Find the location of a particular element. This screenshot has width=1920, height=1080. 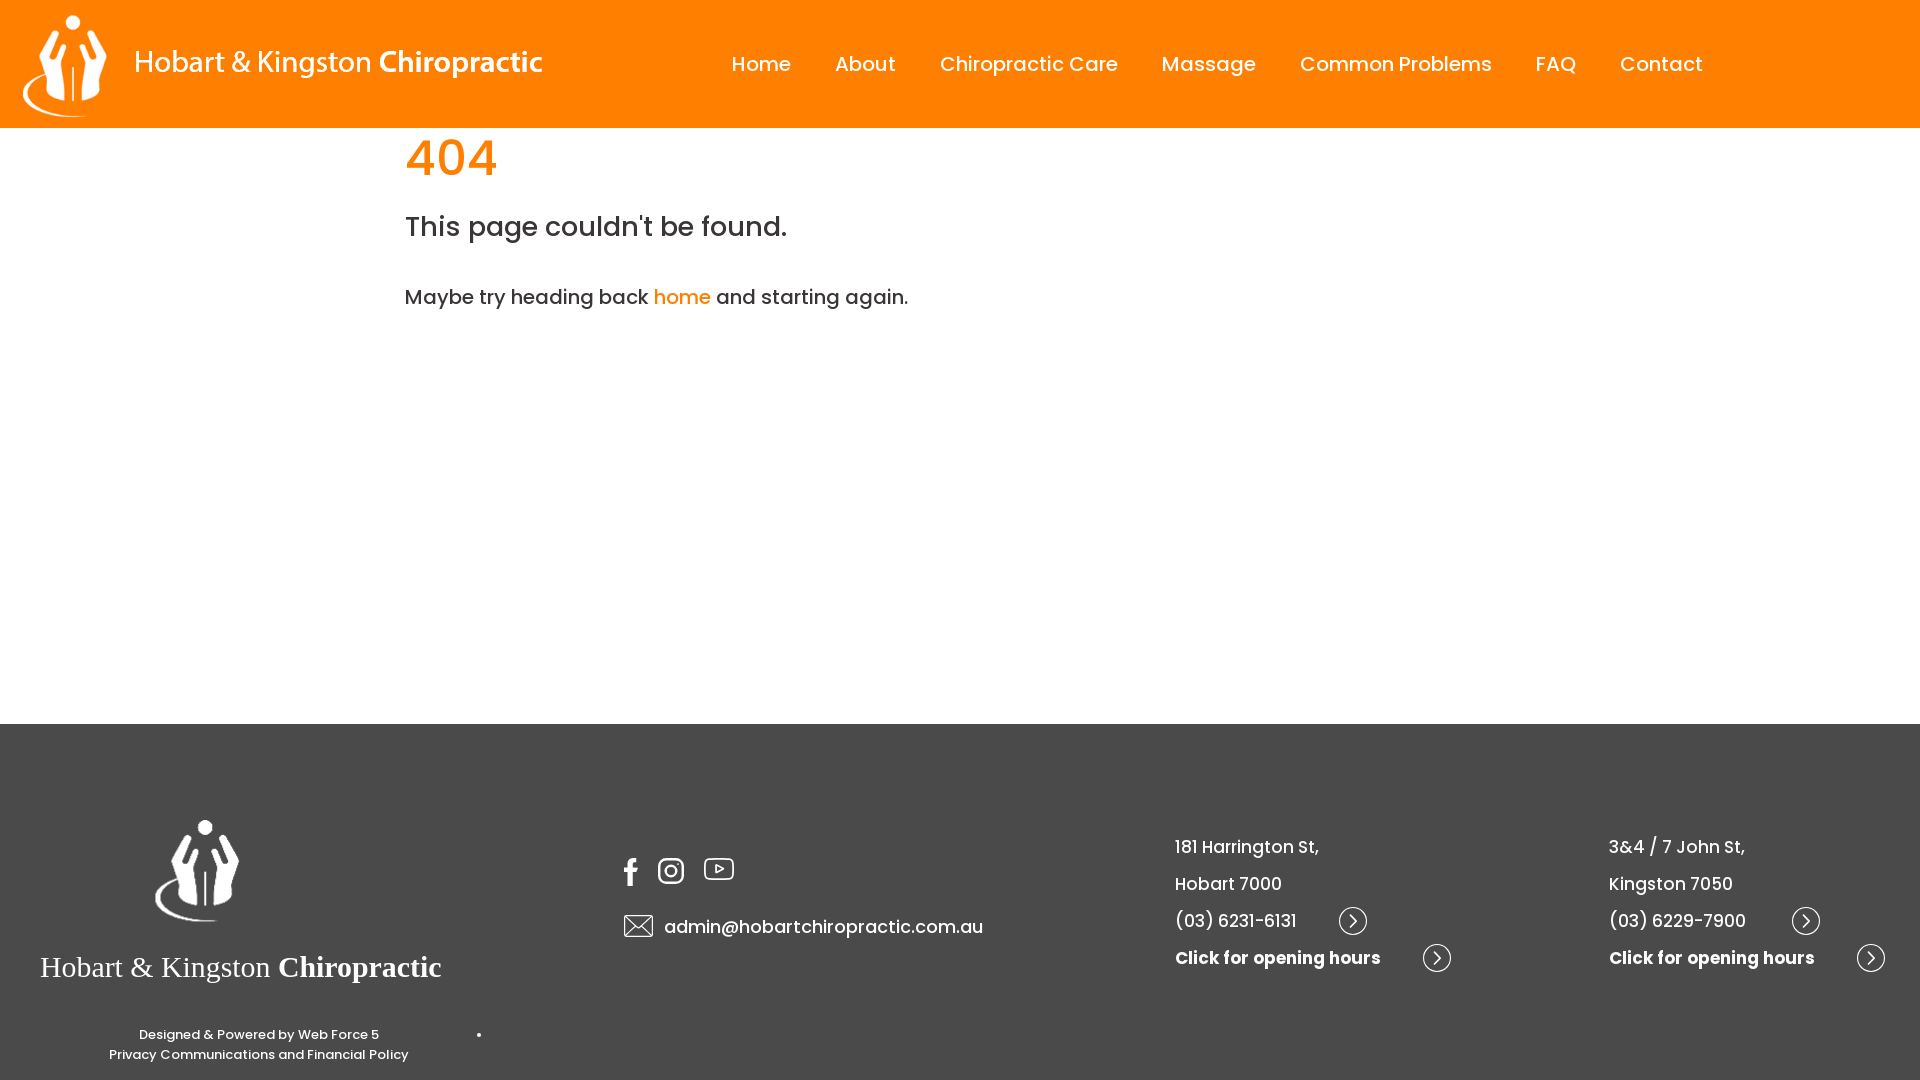

'About' is located at coordinates (865, 63).